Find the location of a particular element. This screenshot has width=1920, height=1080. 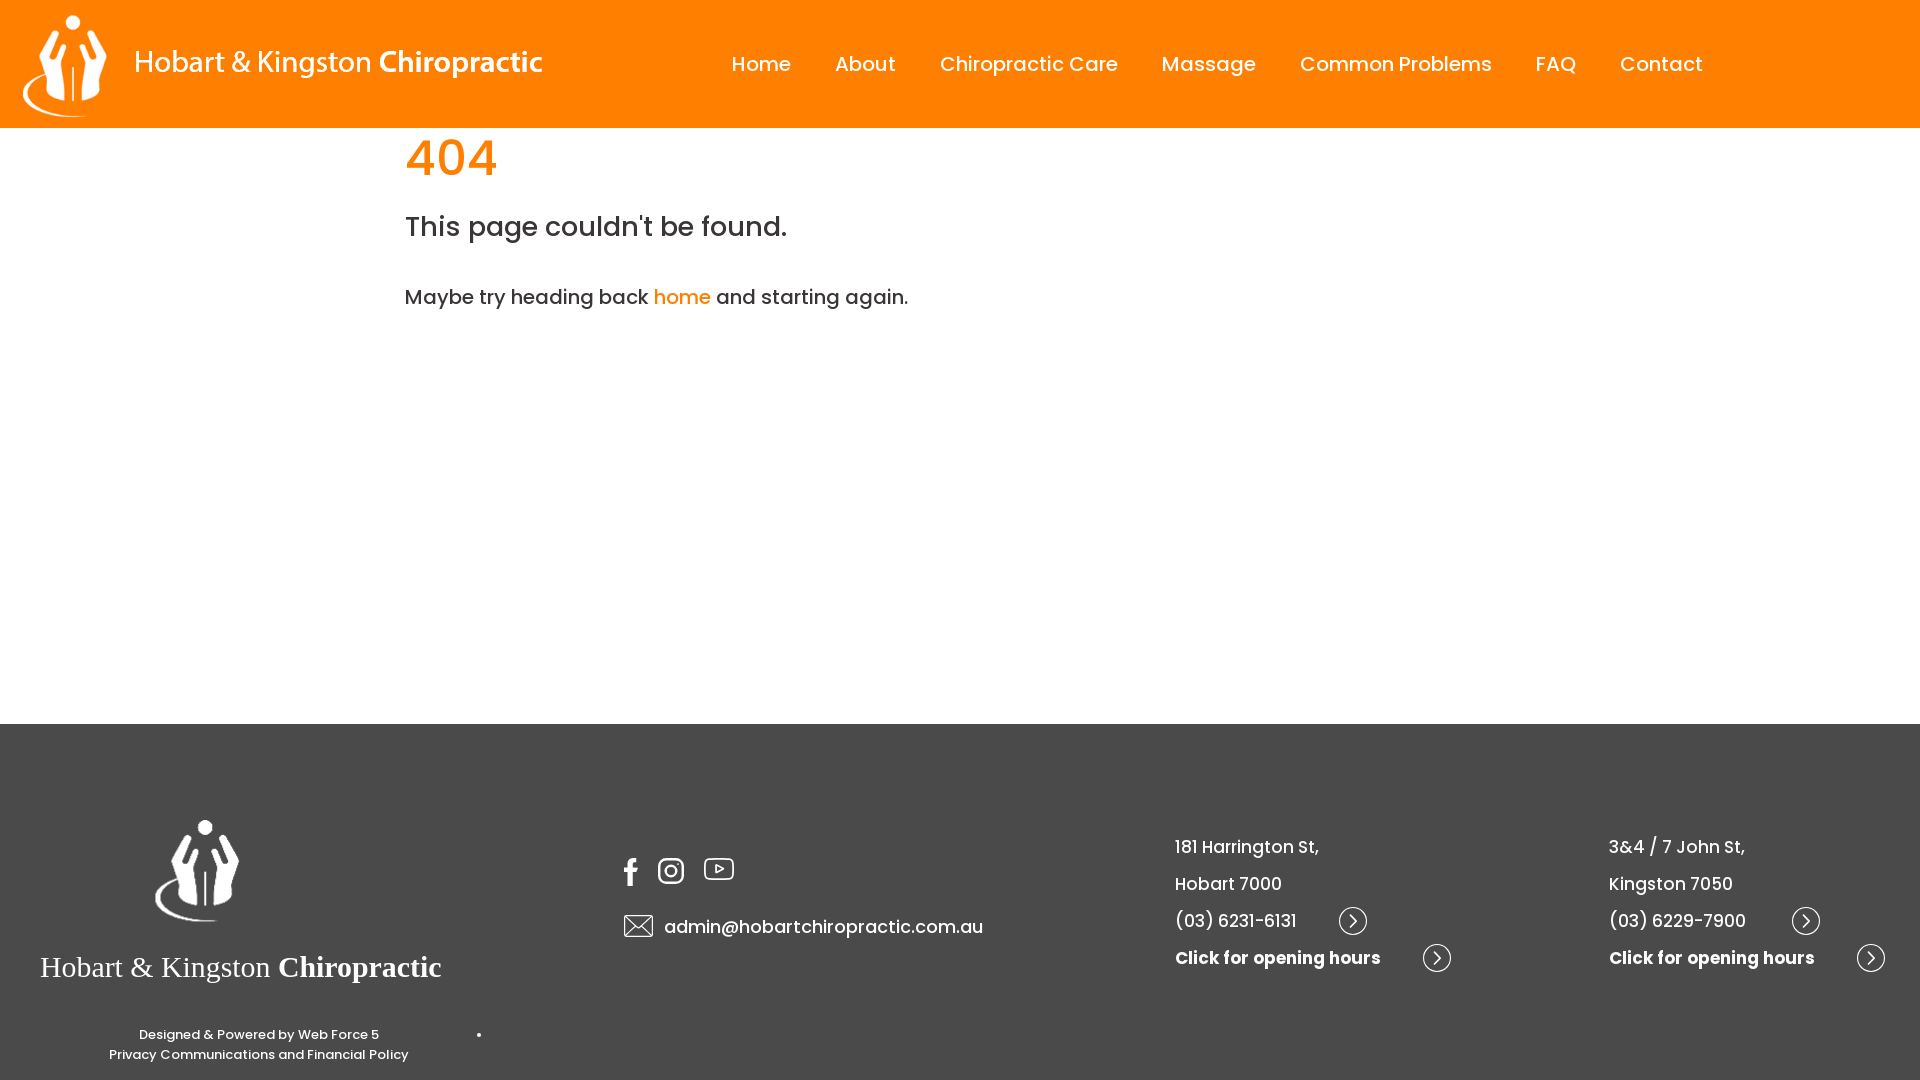

'About' is located at coordinates (865, 63).